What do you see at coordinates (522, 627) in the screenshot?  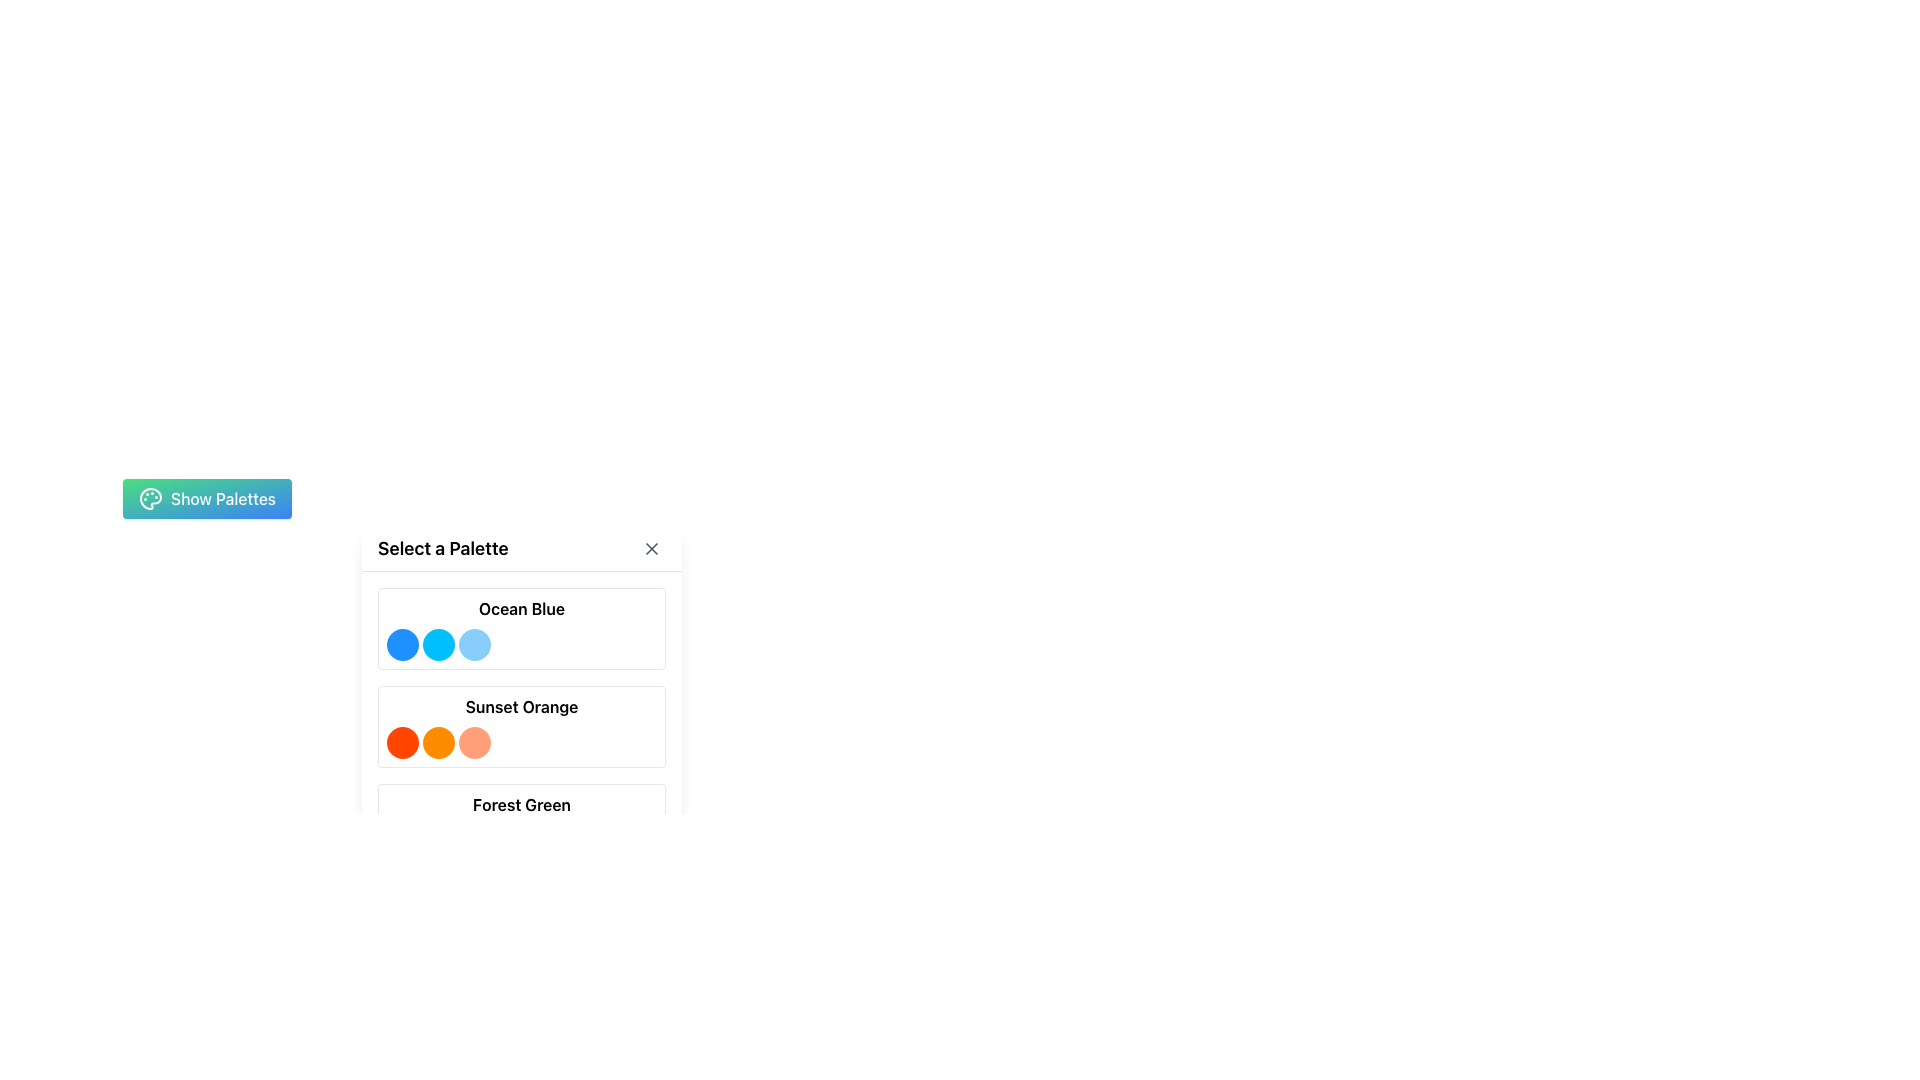 I see `color swatches in the first section of the vertically arranged grid that presents a blue color palette` at bounding box center [522, 627].